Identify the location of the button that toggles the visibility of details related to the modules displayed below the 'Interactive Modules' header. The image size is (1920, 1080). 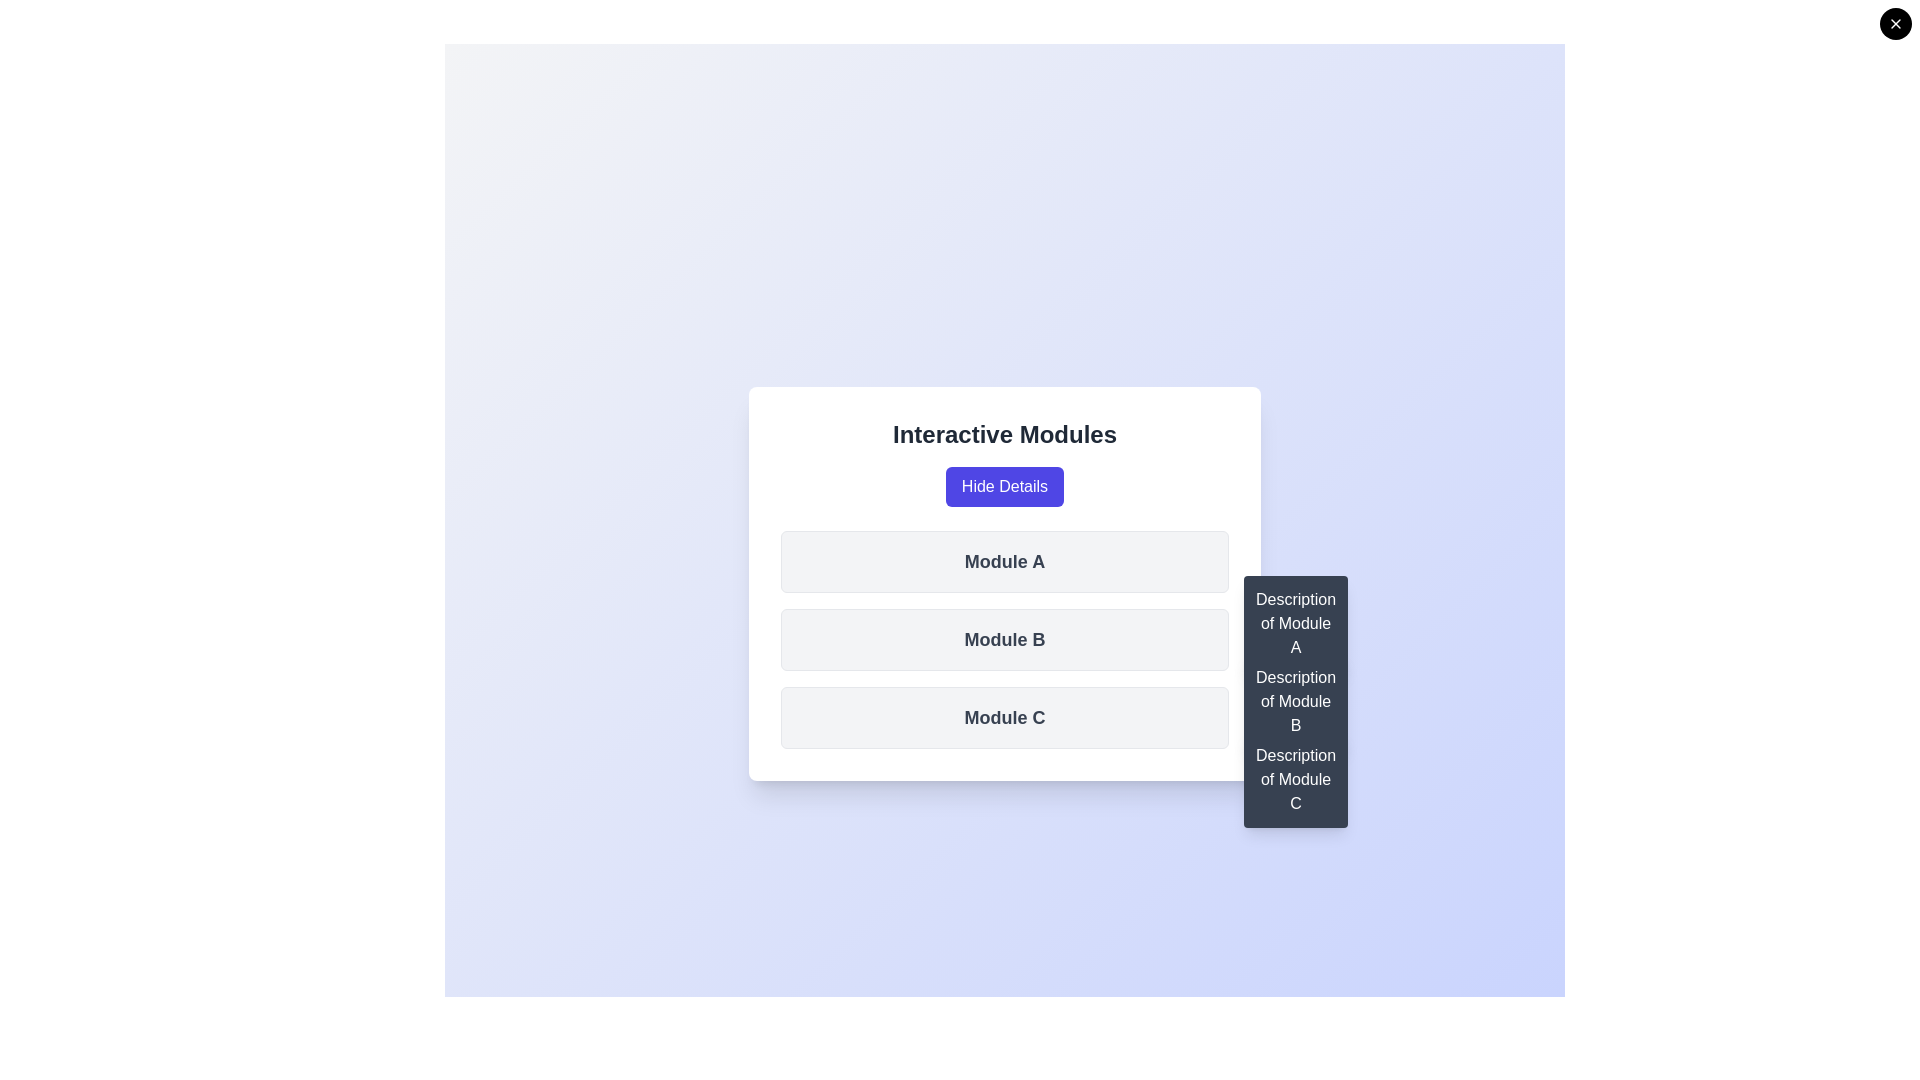
(1004, 486).